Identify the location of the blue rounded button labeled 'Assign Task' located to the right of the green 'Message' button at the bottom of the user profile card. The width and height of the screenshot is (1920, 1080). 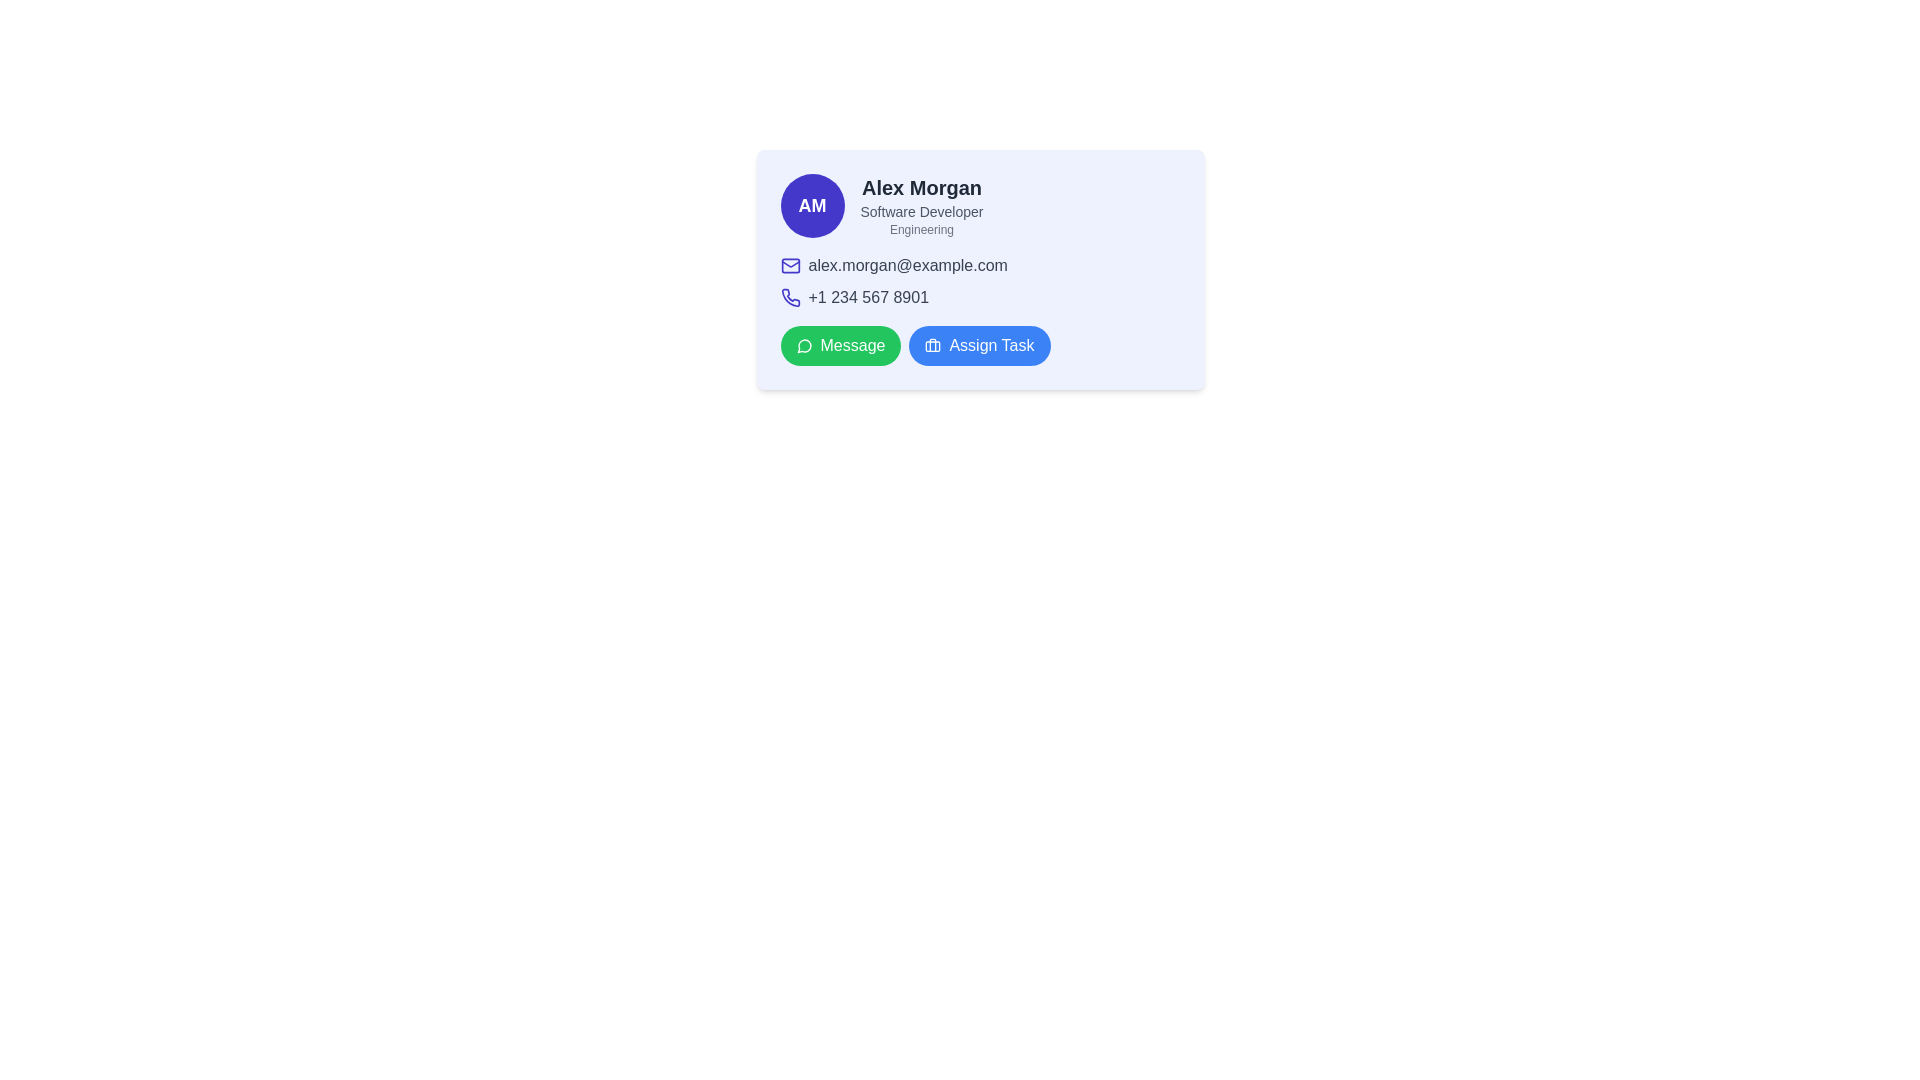
(979, 345).